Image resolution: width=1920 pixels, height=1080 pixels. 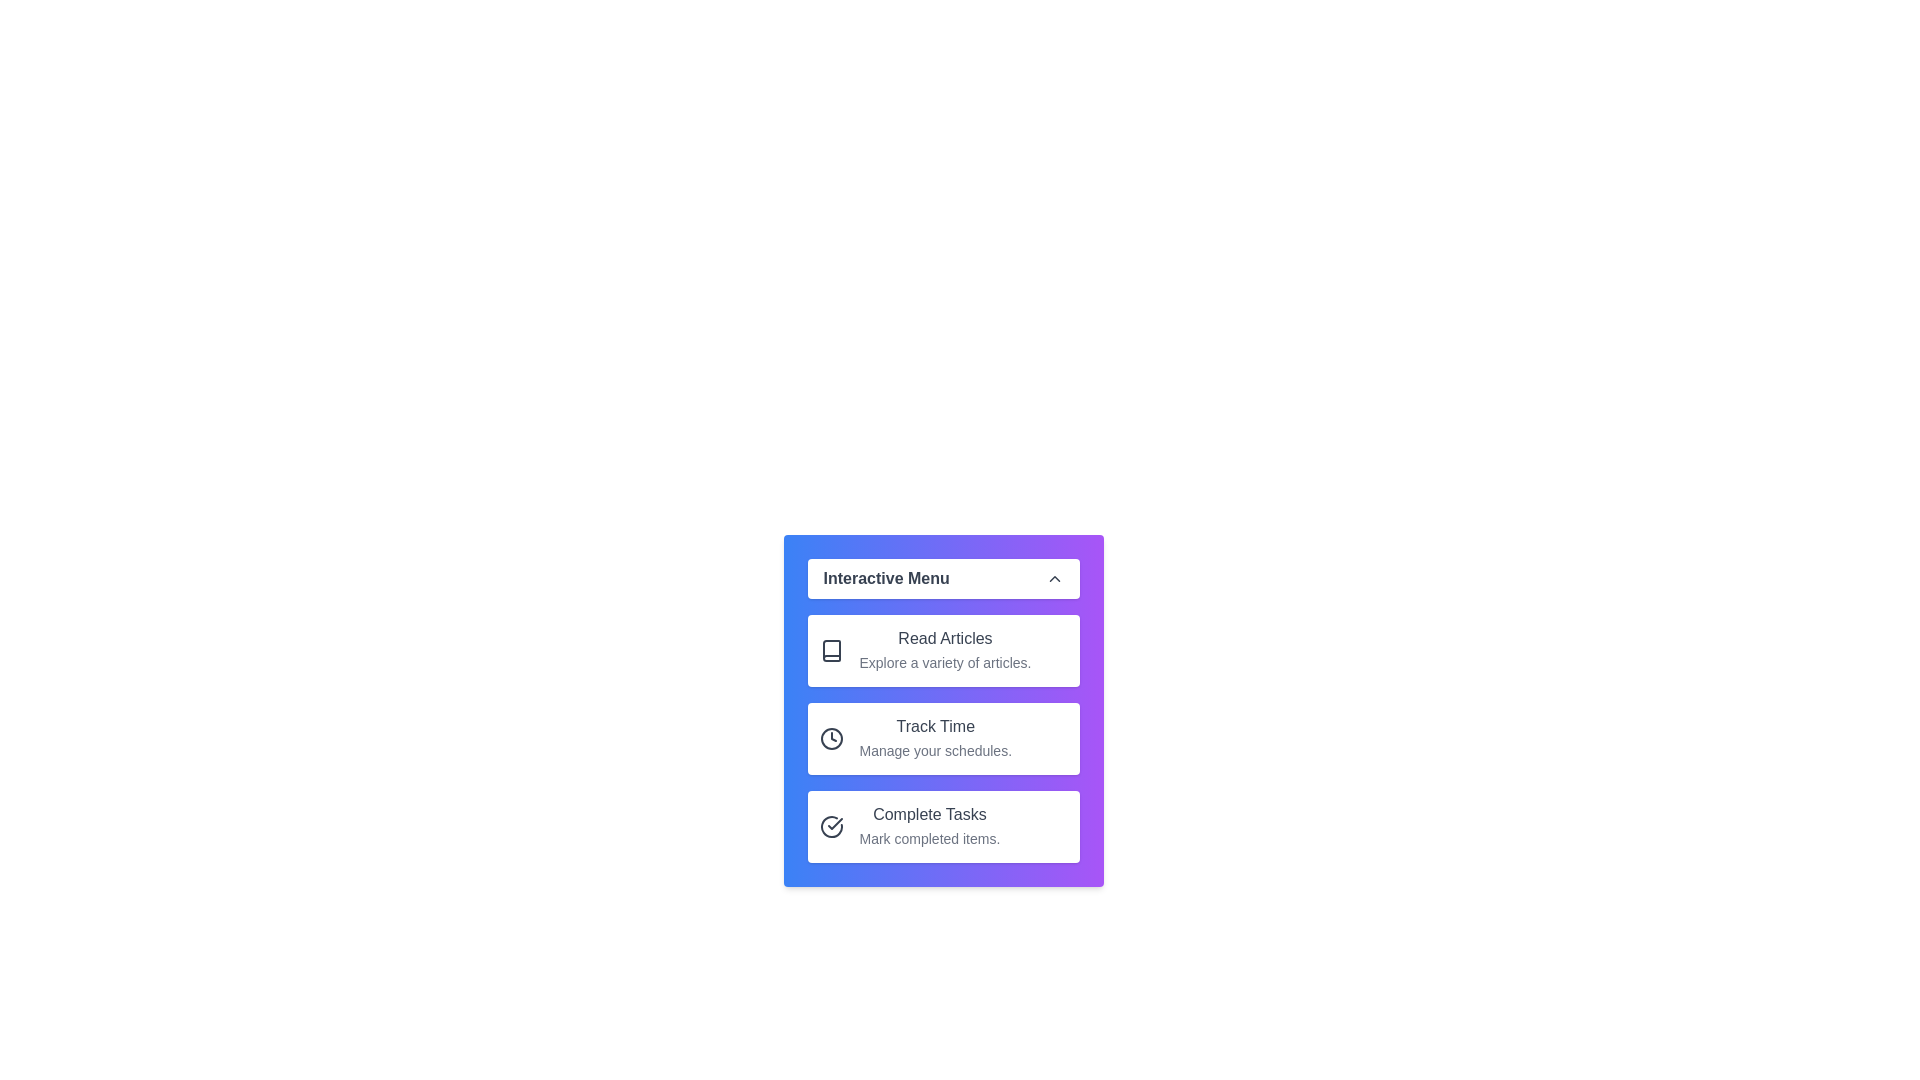 I want to click on the menu item with the title Read Articles, so click(x=942, y=651).